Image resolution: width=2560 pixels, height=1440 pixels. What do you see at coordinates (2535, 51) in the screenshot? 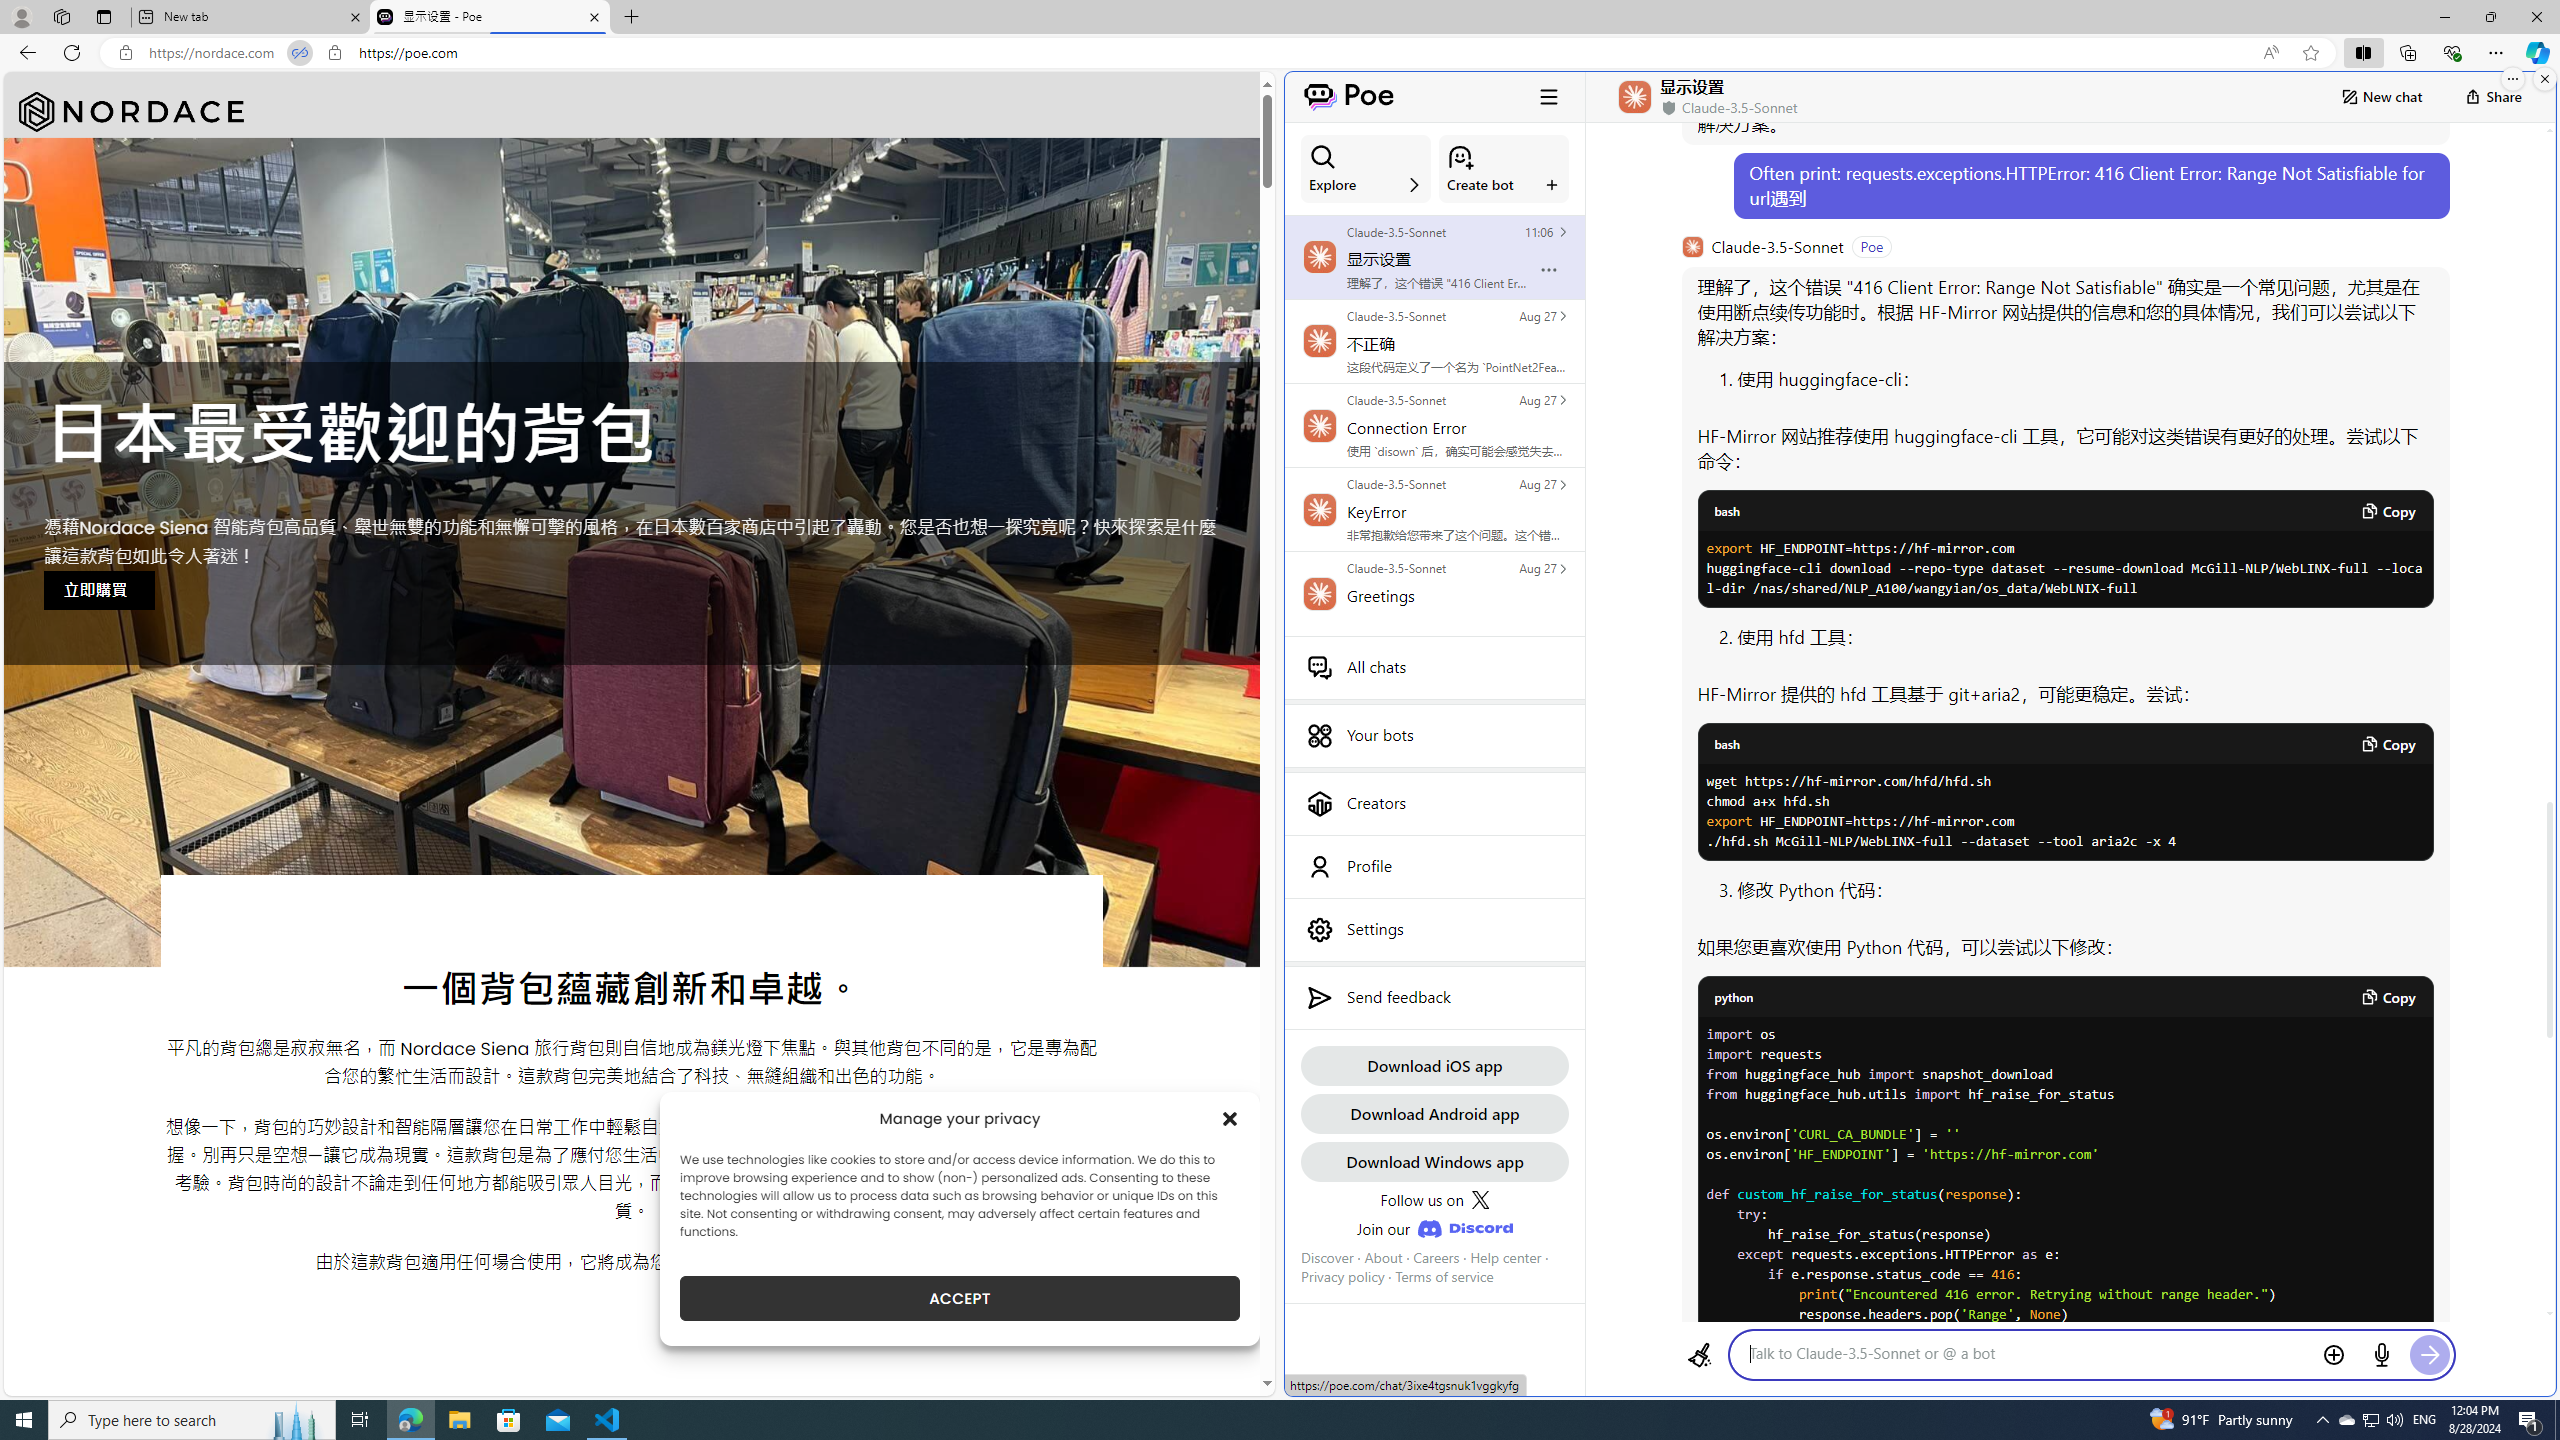
I see `'Copilot (Ctrl+Shift+.)'` at bounding box center [2535, 51].